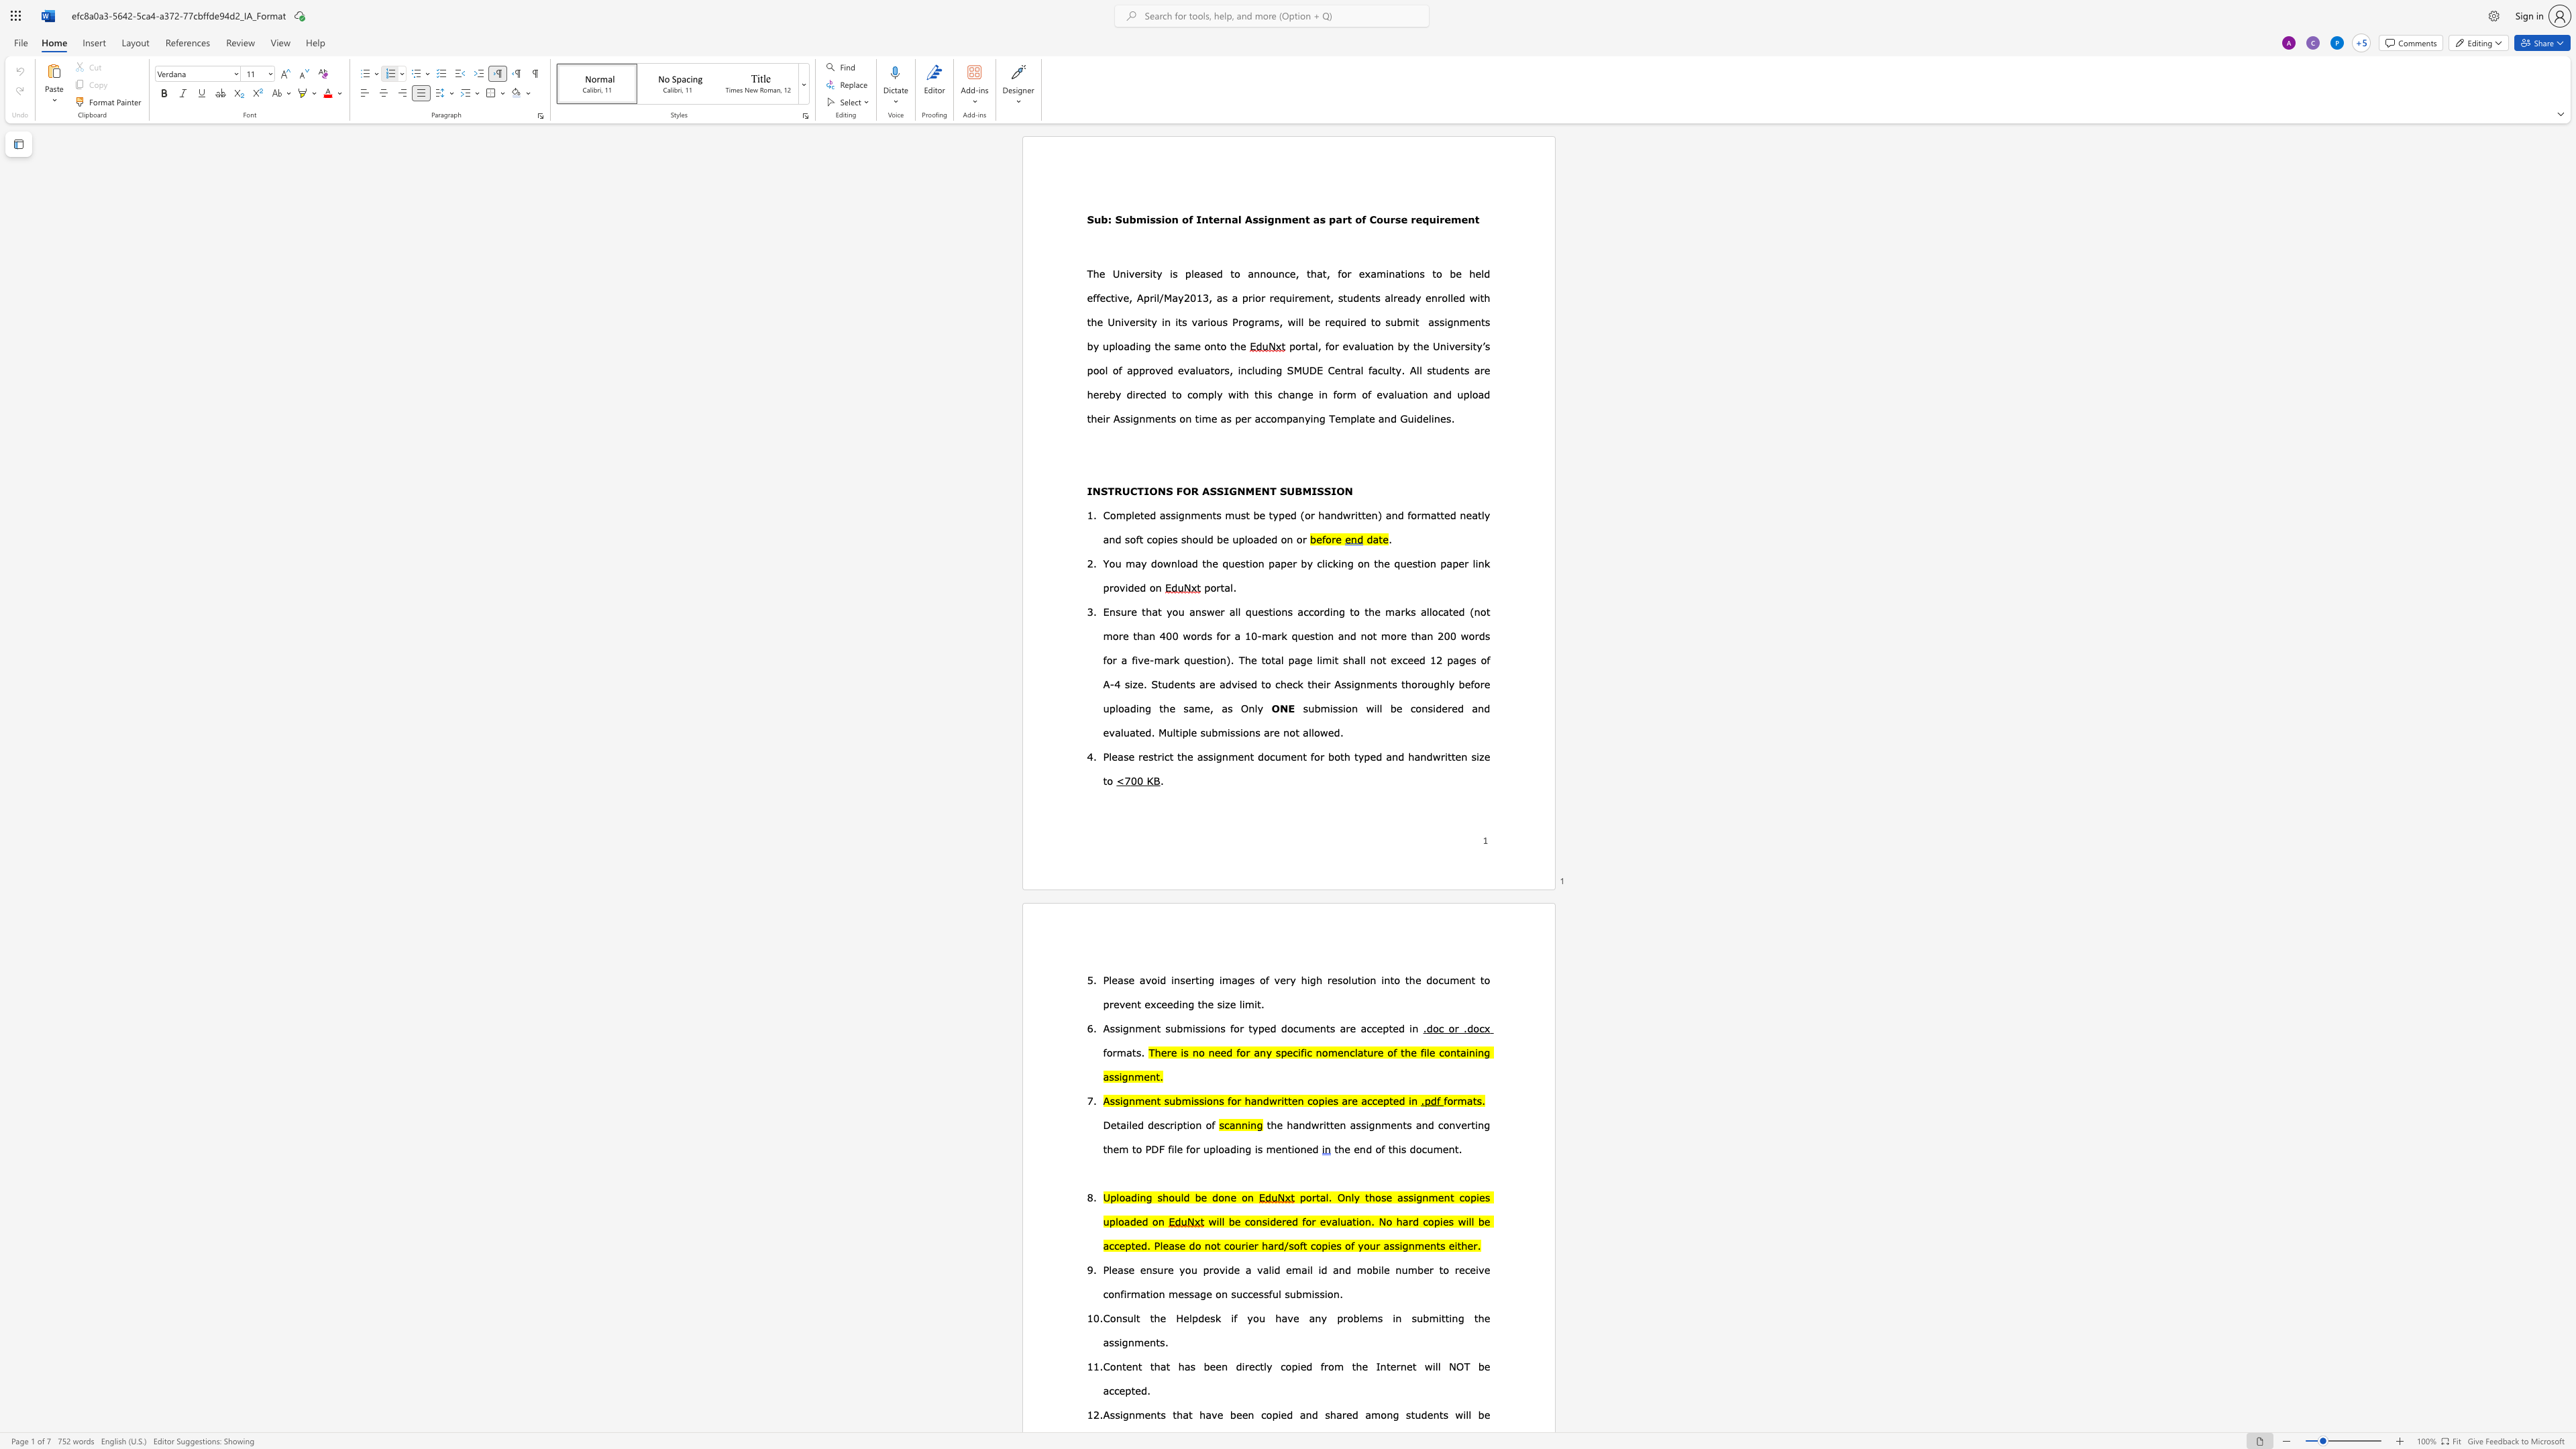 This screenshot has width=2576, height=1449. I want to click on the 5th character "s" in the text, so click(1203, 1027).